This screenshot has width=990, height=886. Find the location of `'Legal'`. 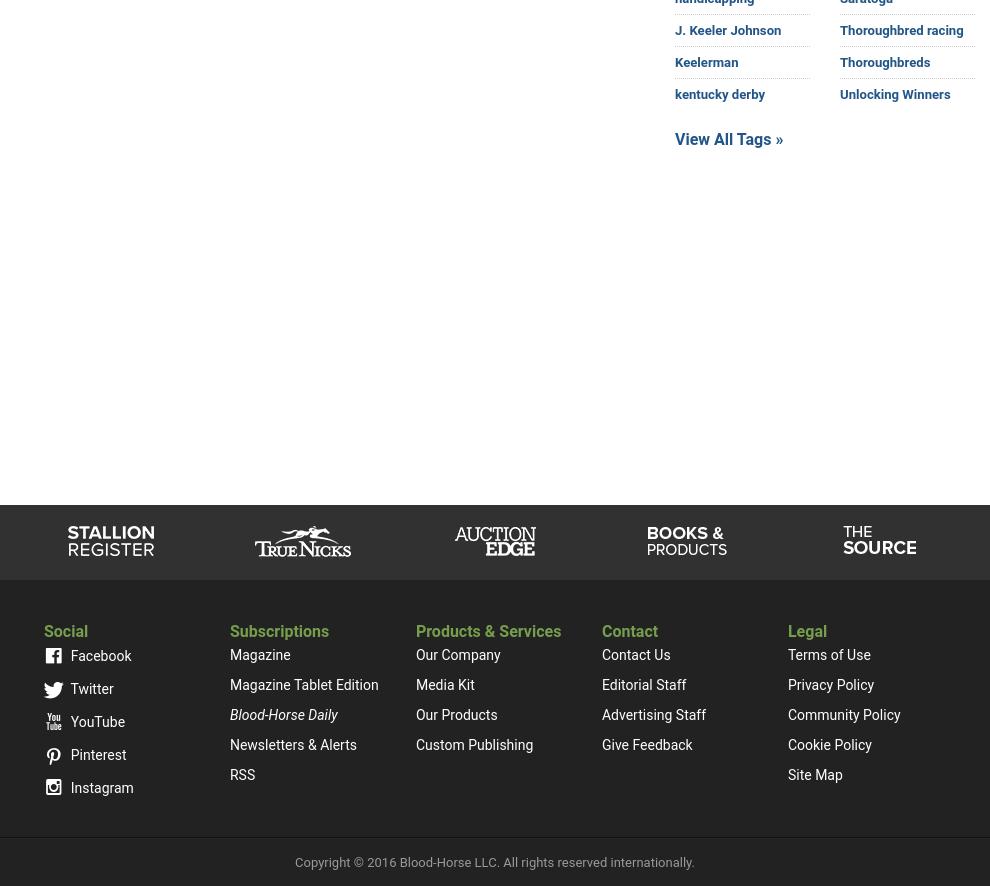

'Legal' is located at coordinates (806, 631).